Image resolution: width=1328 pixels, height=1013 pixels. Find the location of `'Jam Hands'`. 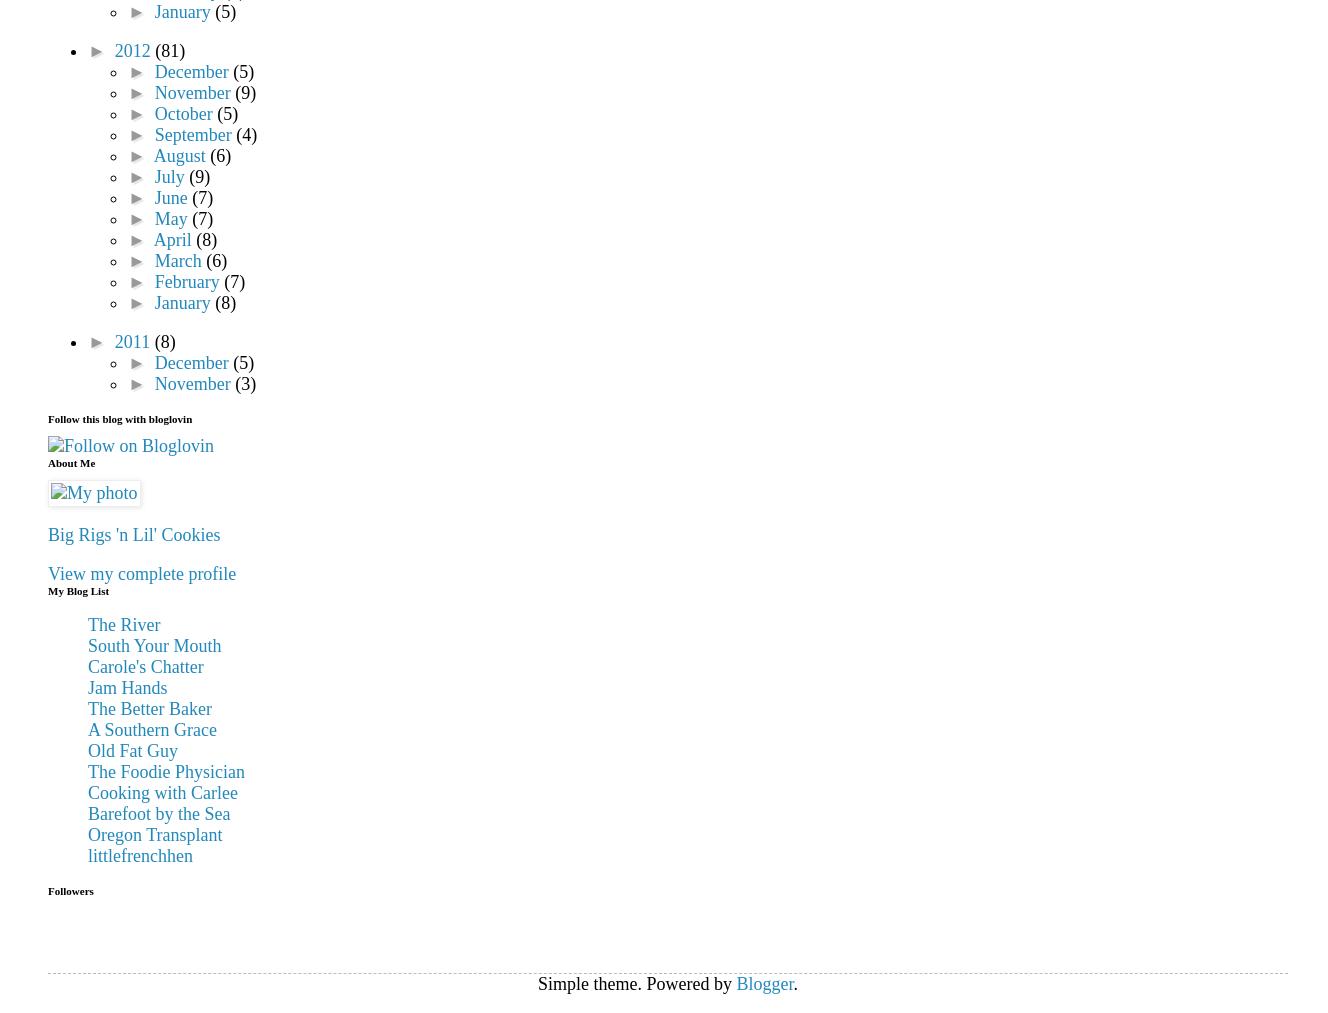

'Jam Hands' is located at coordinates (126, 687).